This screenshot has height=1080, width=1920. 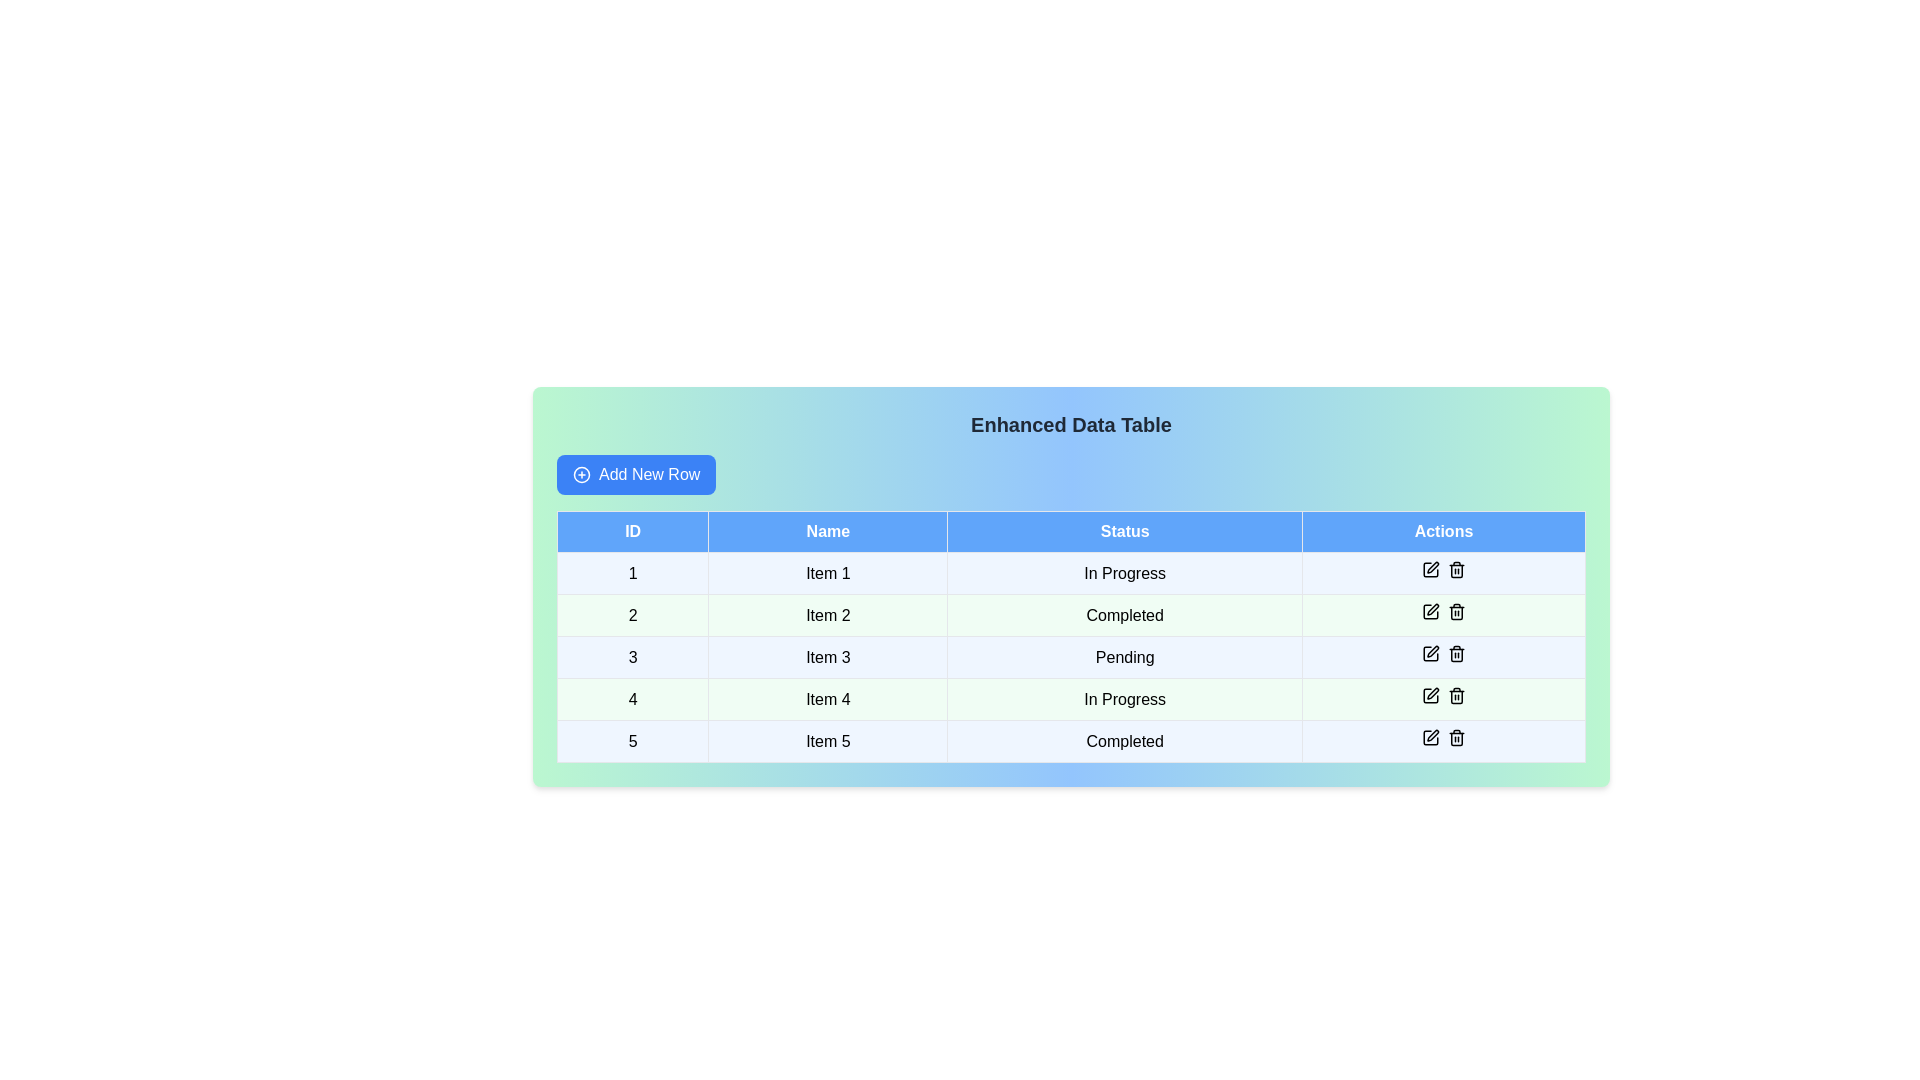 What do you see at coordinates (1456, 612) in the screenshot?
I see `the trash can icon in the 'Actions' column for row 2 of the data table` at bounding box center [1456, 612].